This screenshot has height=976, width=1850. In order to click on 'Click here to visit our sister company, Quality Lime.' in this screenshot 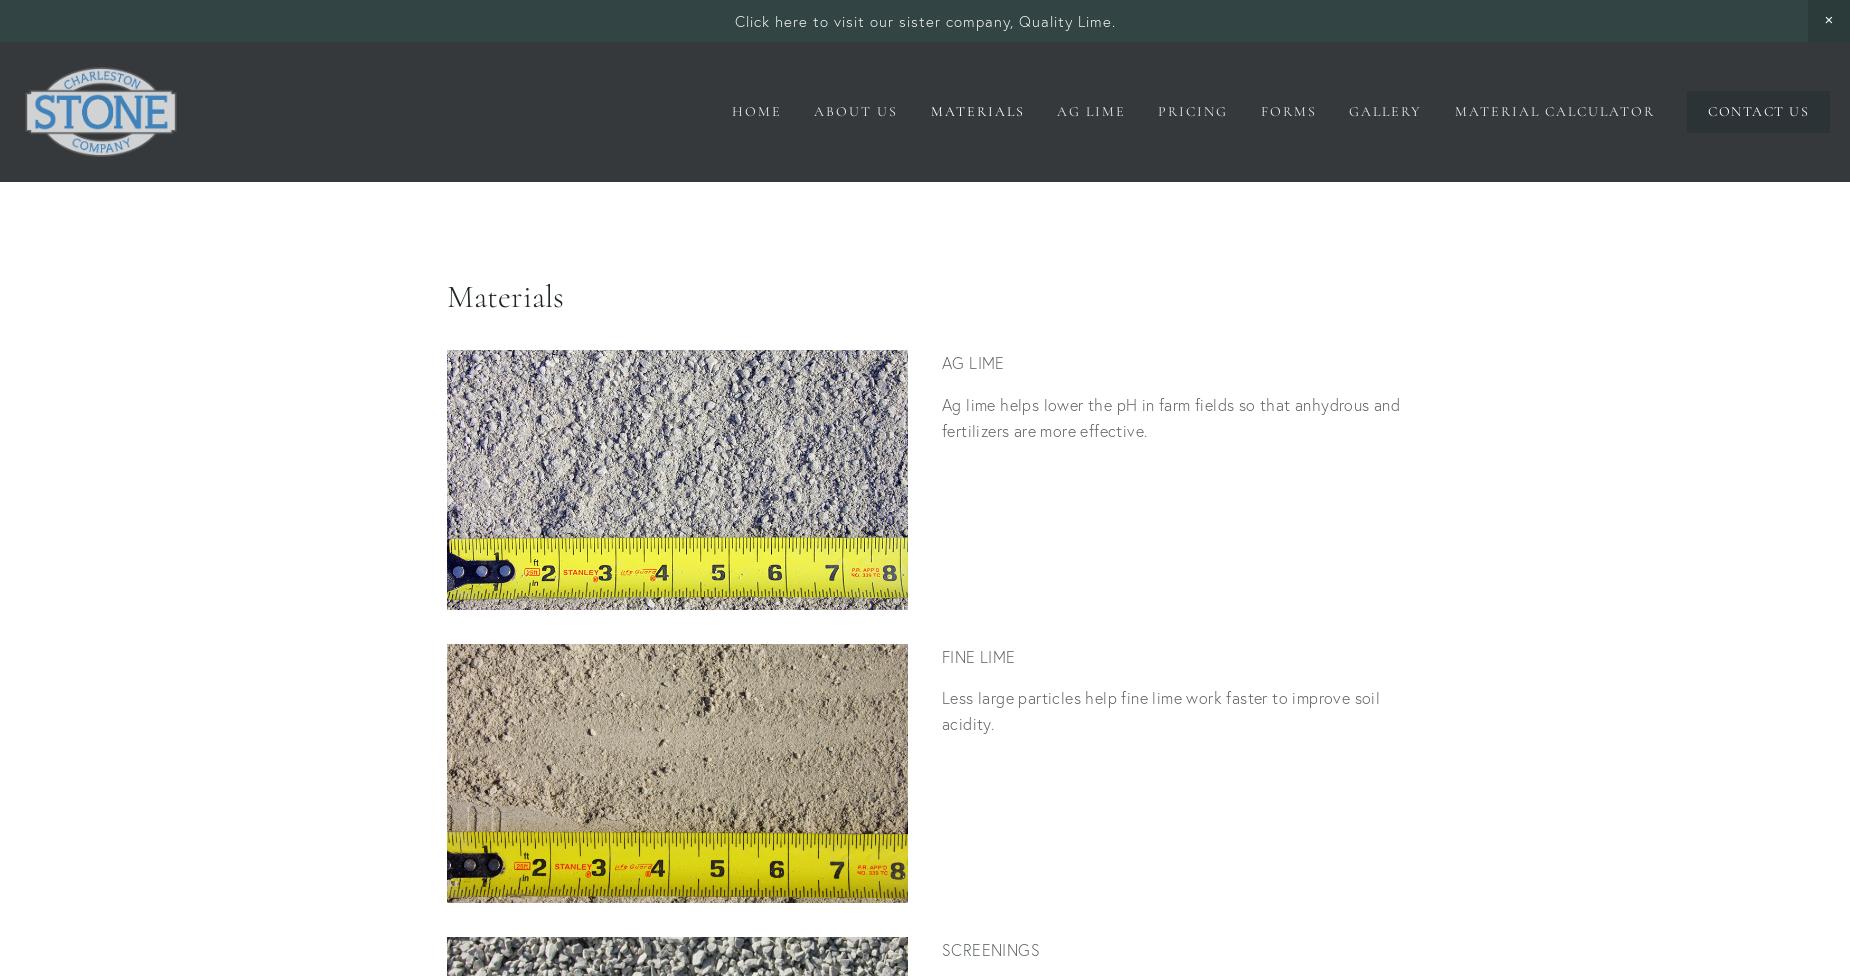, I will do `click(924, 20)`.